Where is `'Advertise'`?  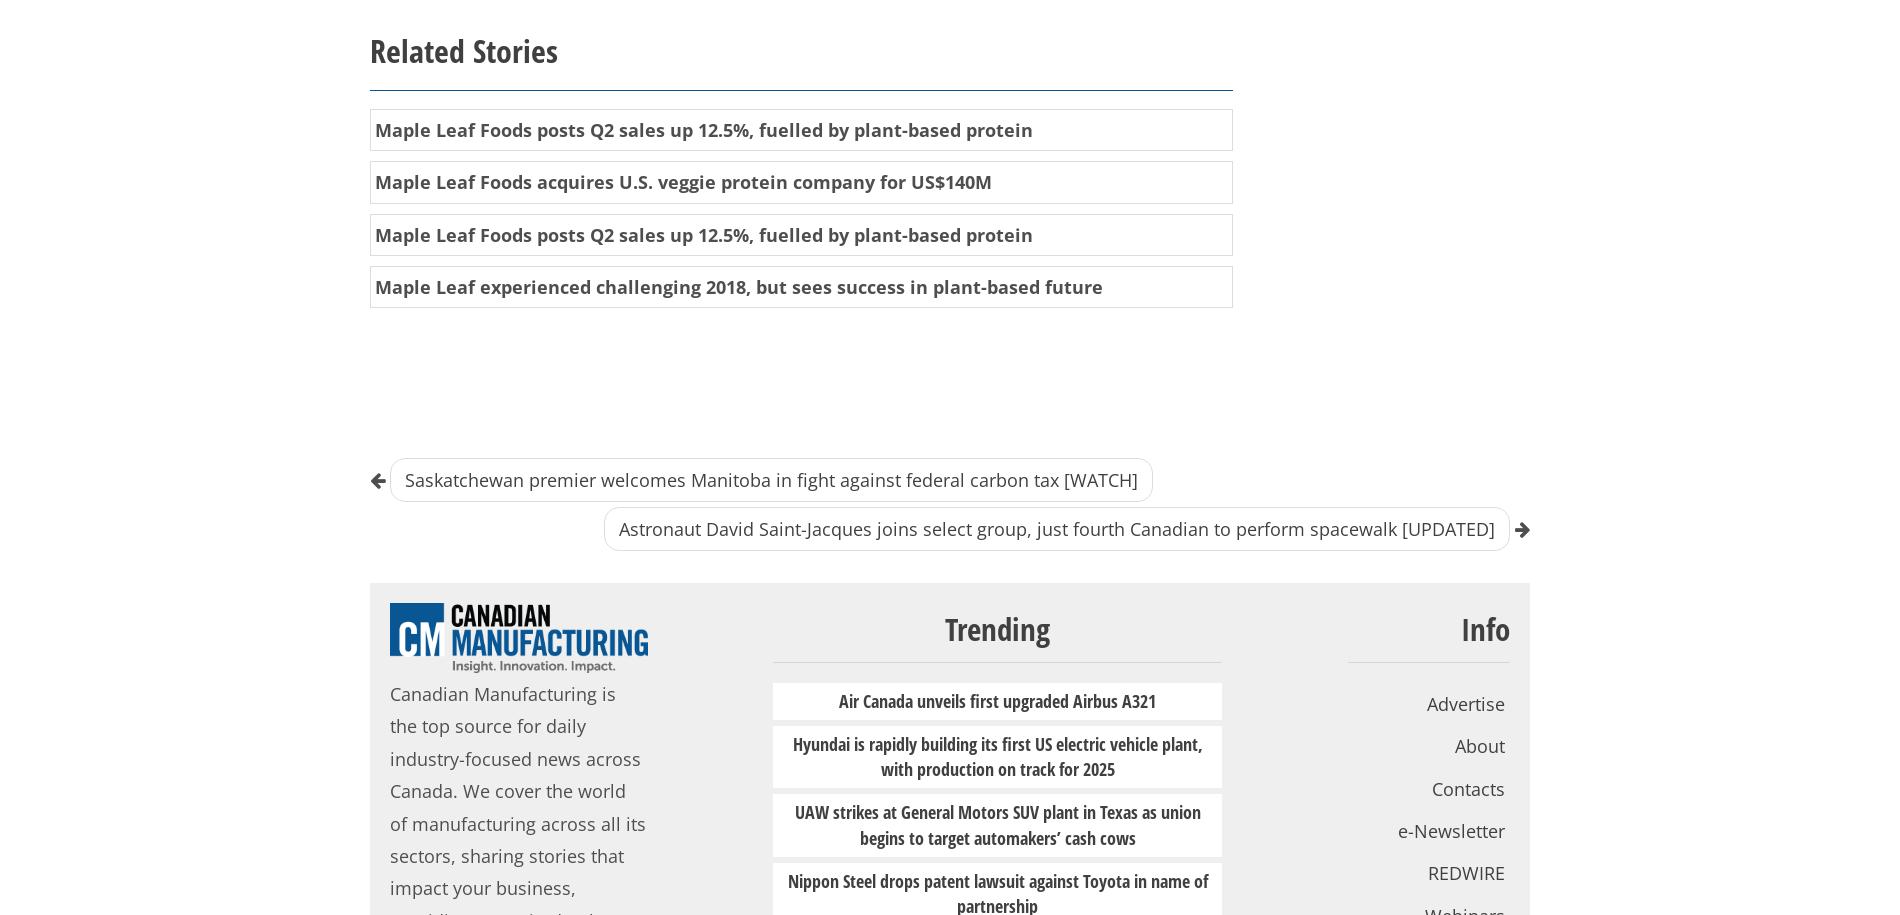
'Advertise' is located at coordinates (1465, 701).